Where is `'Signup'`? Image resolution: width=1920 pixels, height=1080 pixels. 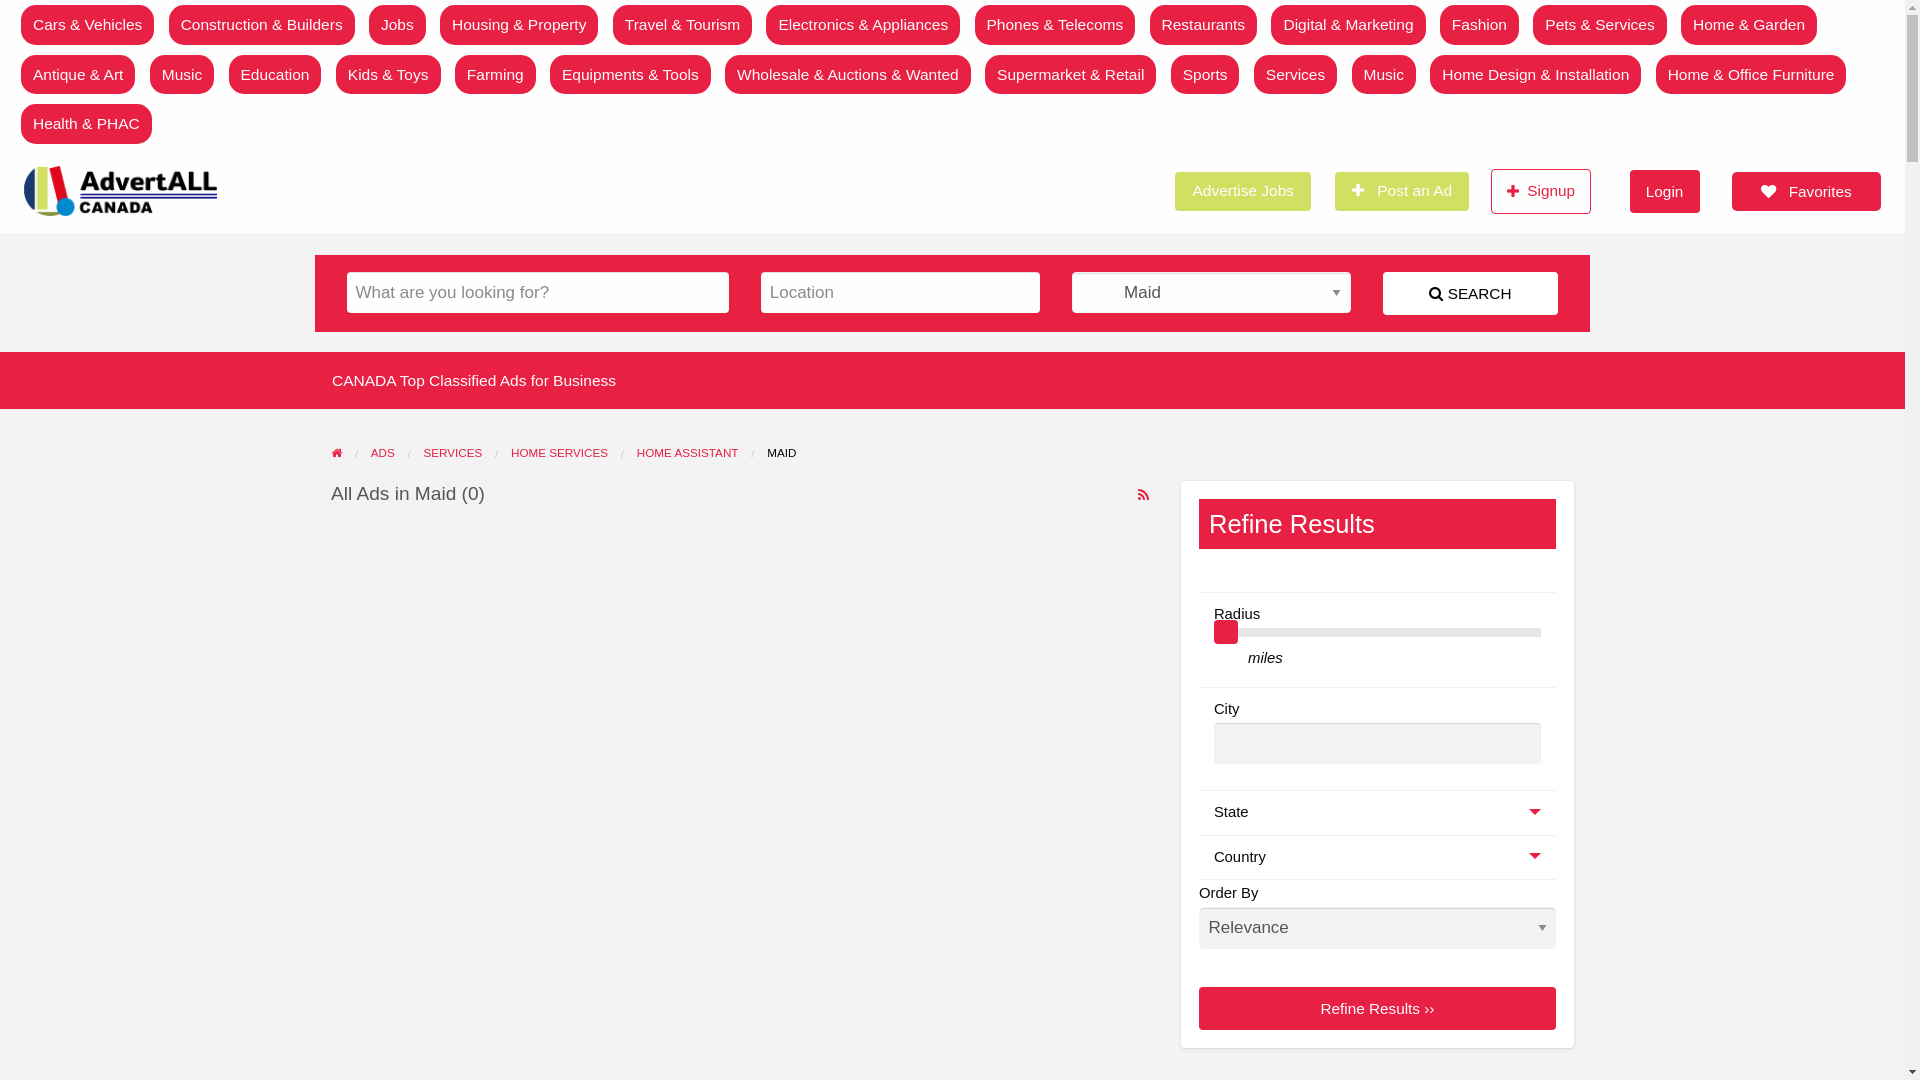 'Signup' is located at coordinates (1491, 191).